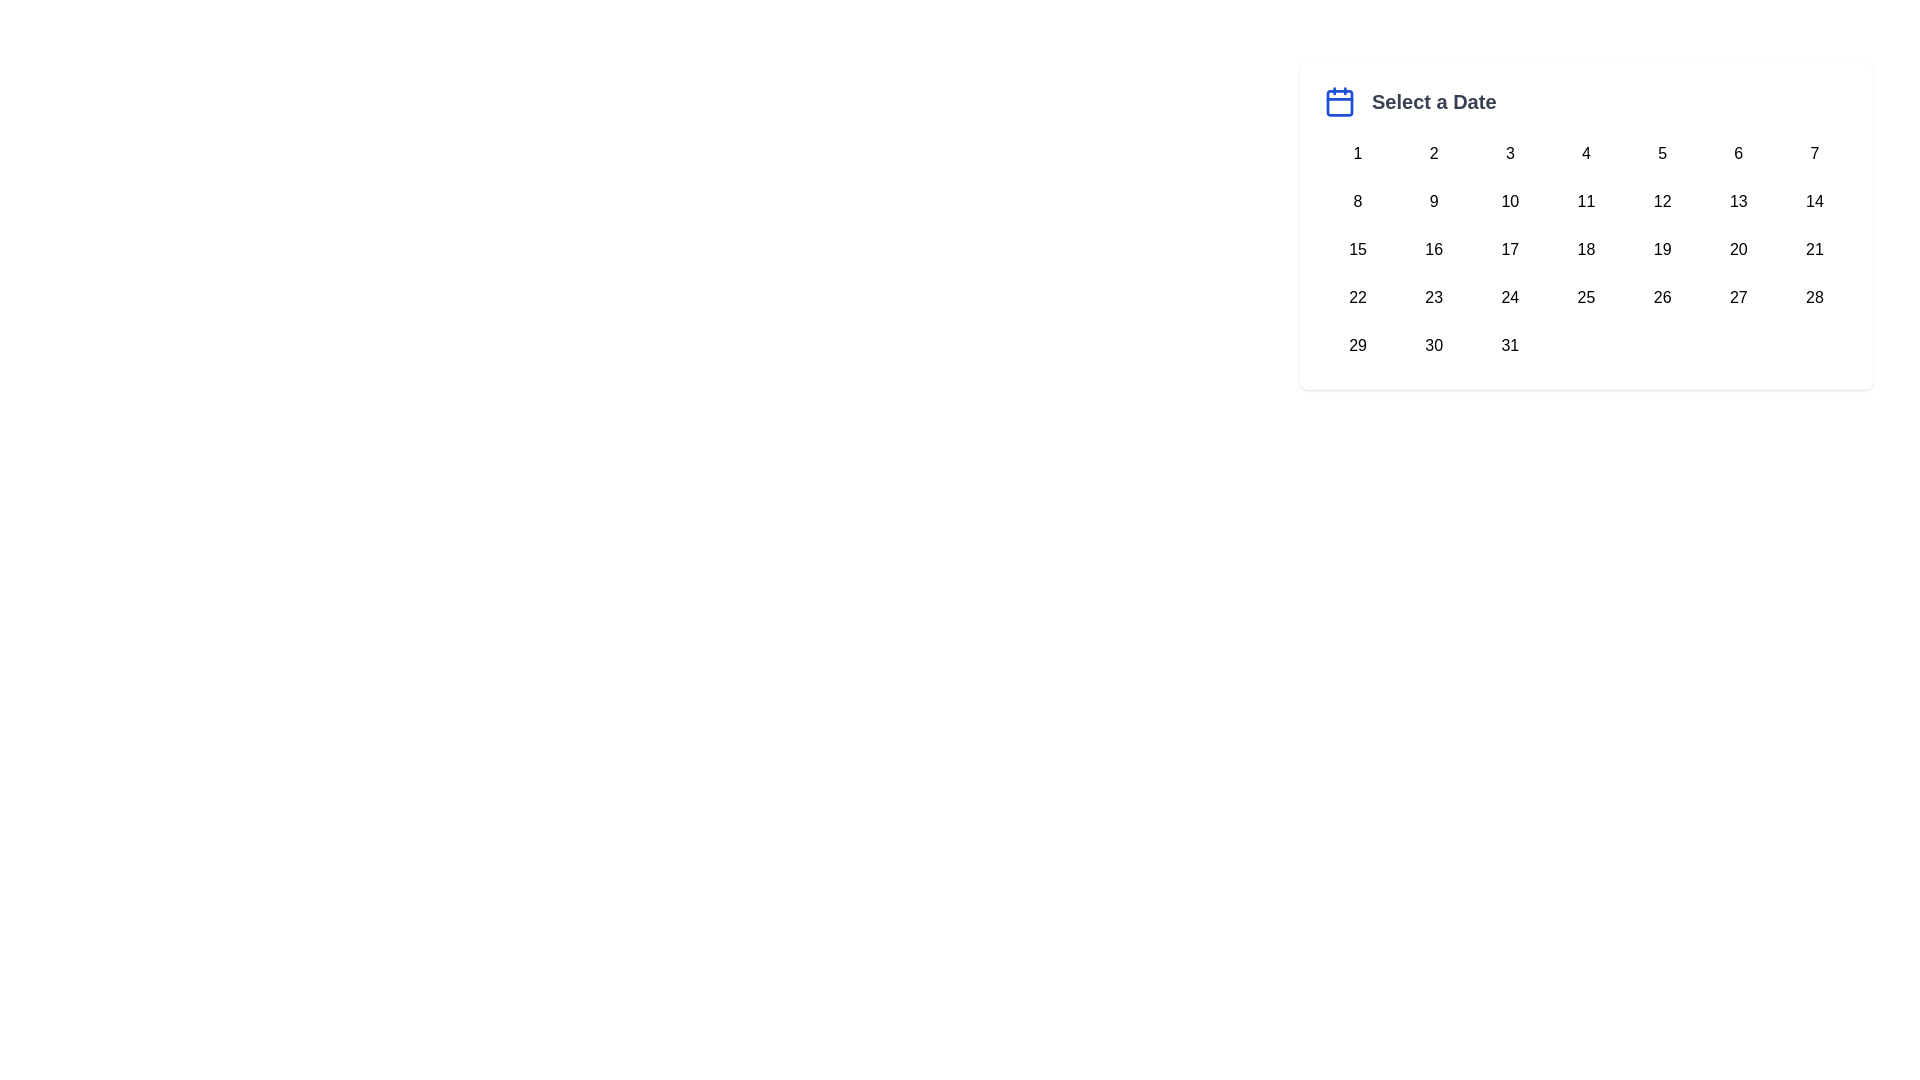  What do you see at coordinates (1737, 201) in the screenshot?
I see `the button representing day 13 in the calendar view` at bounding box center [1737, 201].